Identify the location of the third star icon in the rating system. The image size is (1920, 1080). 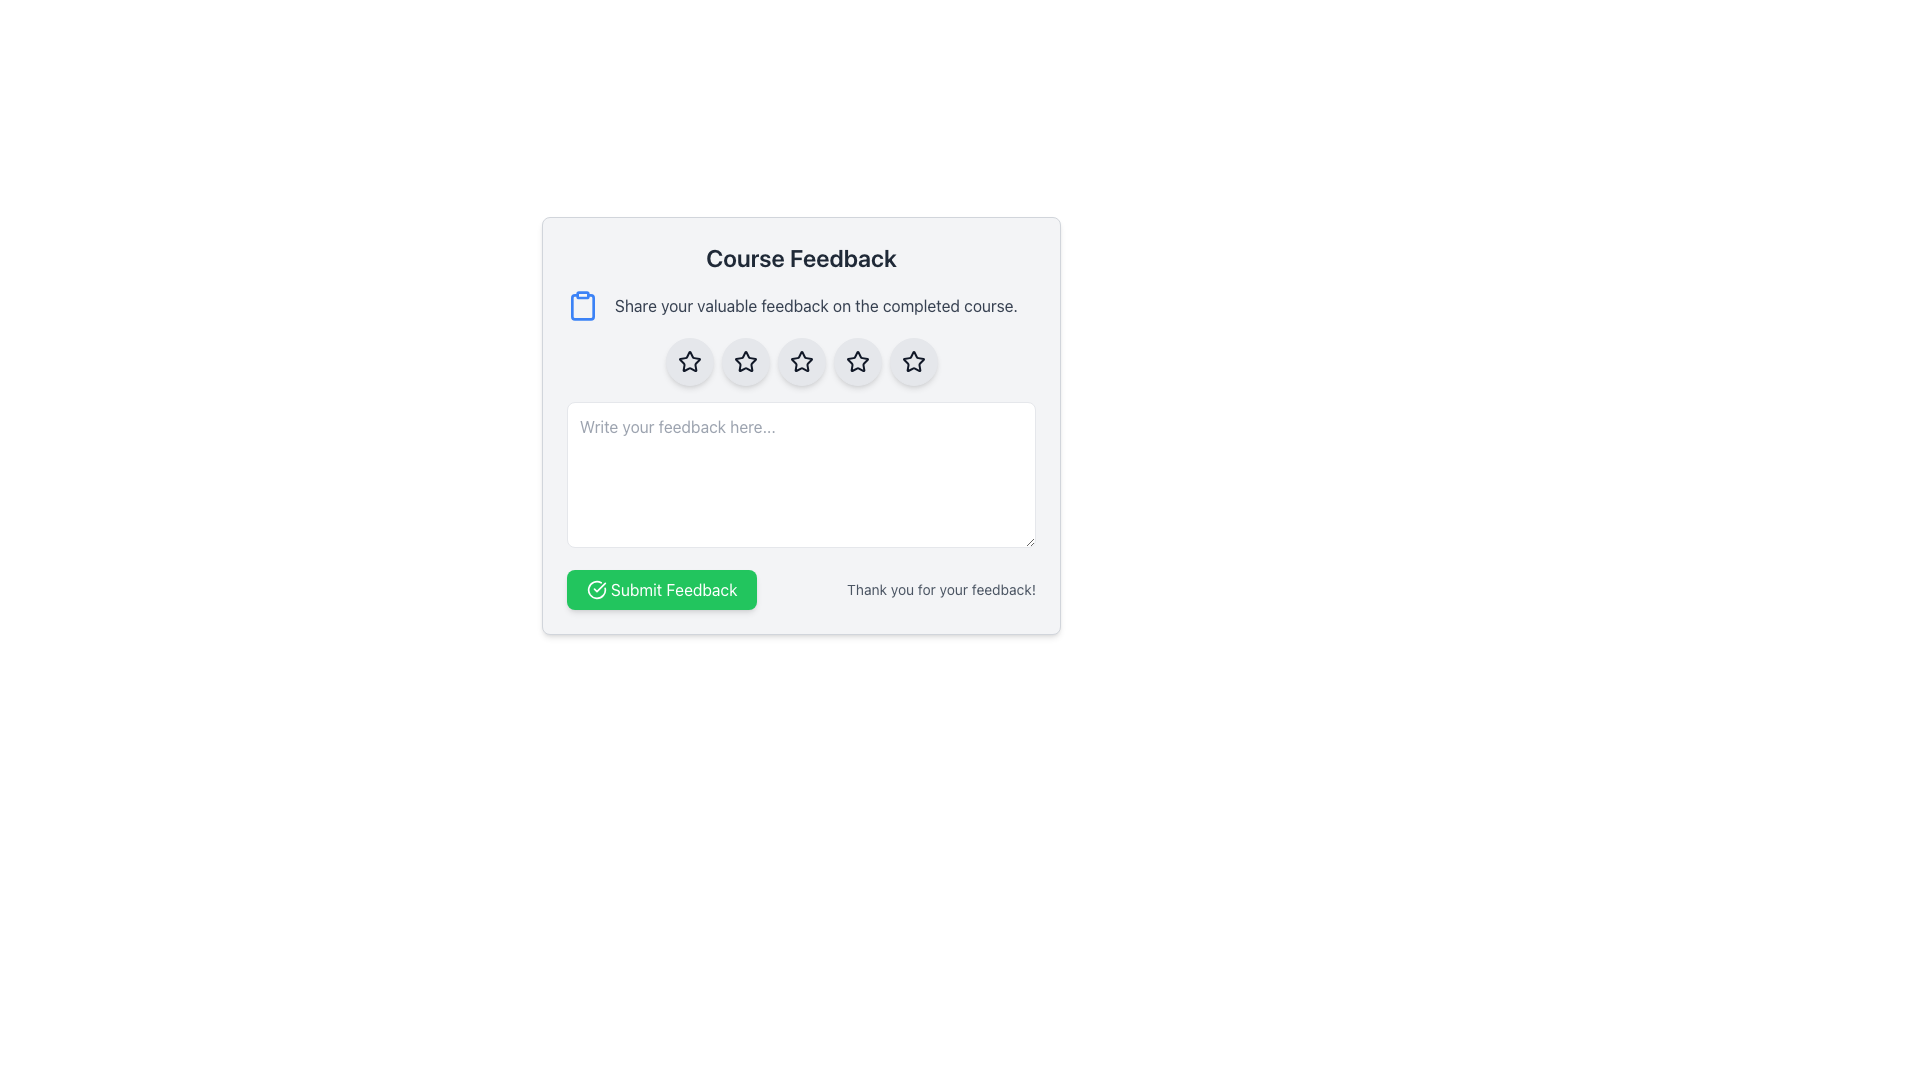
(801, 361).